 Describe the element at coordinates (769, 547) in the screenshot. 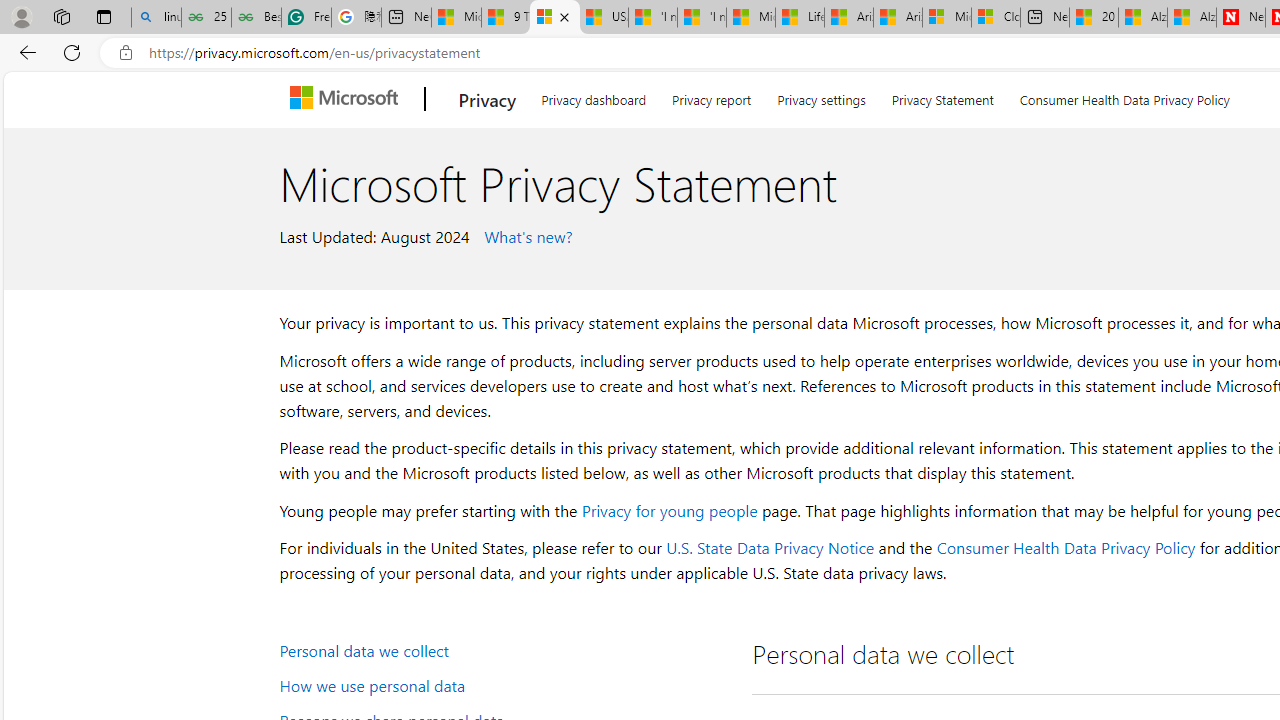

I see `'U.S. State Data Privacy Notice'` at that location.